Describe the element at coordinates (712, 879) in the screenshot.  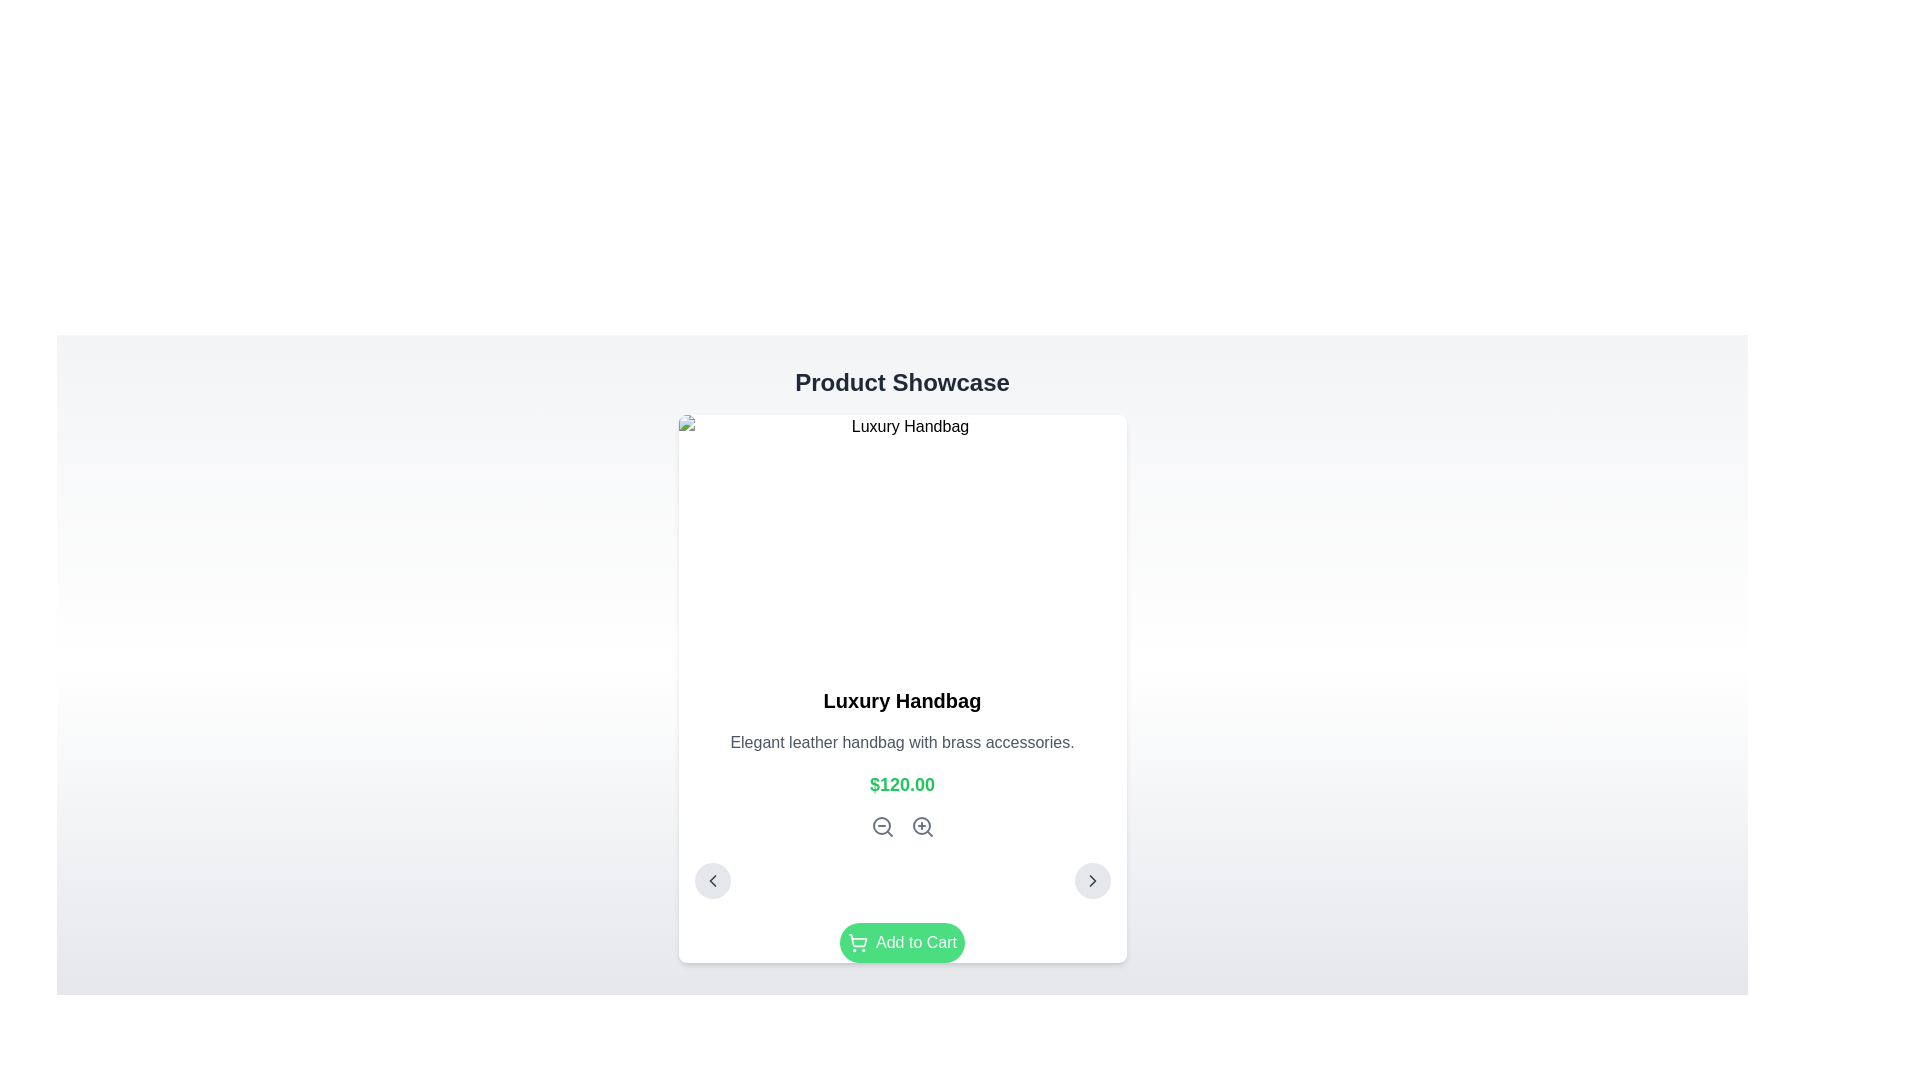
I see `the left-pointing chevron icon within the circular button located at the bottom-left corner of the product showcase card` at that location.